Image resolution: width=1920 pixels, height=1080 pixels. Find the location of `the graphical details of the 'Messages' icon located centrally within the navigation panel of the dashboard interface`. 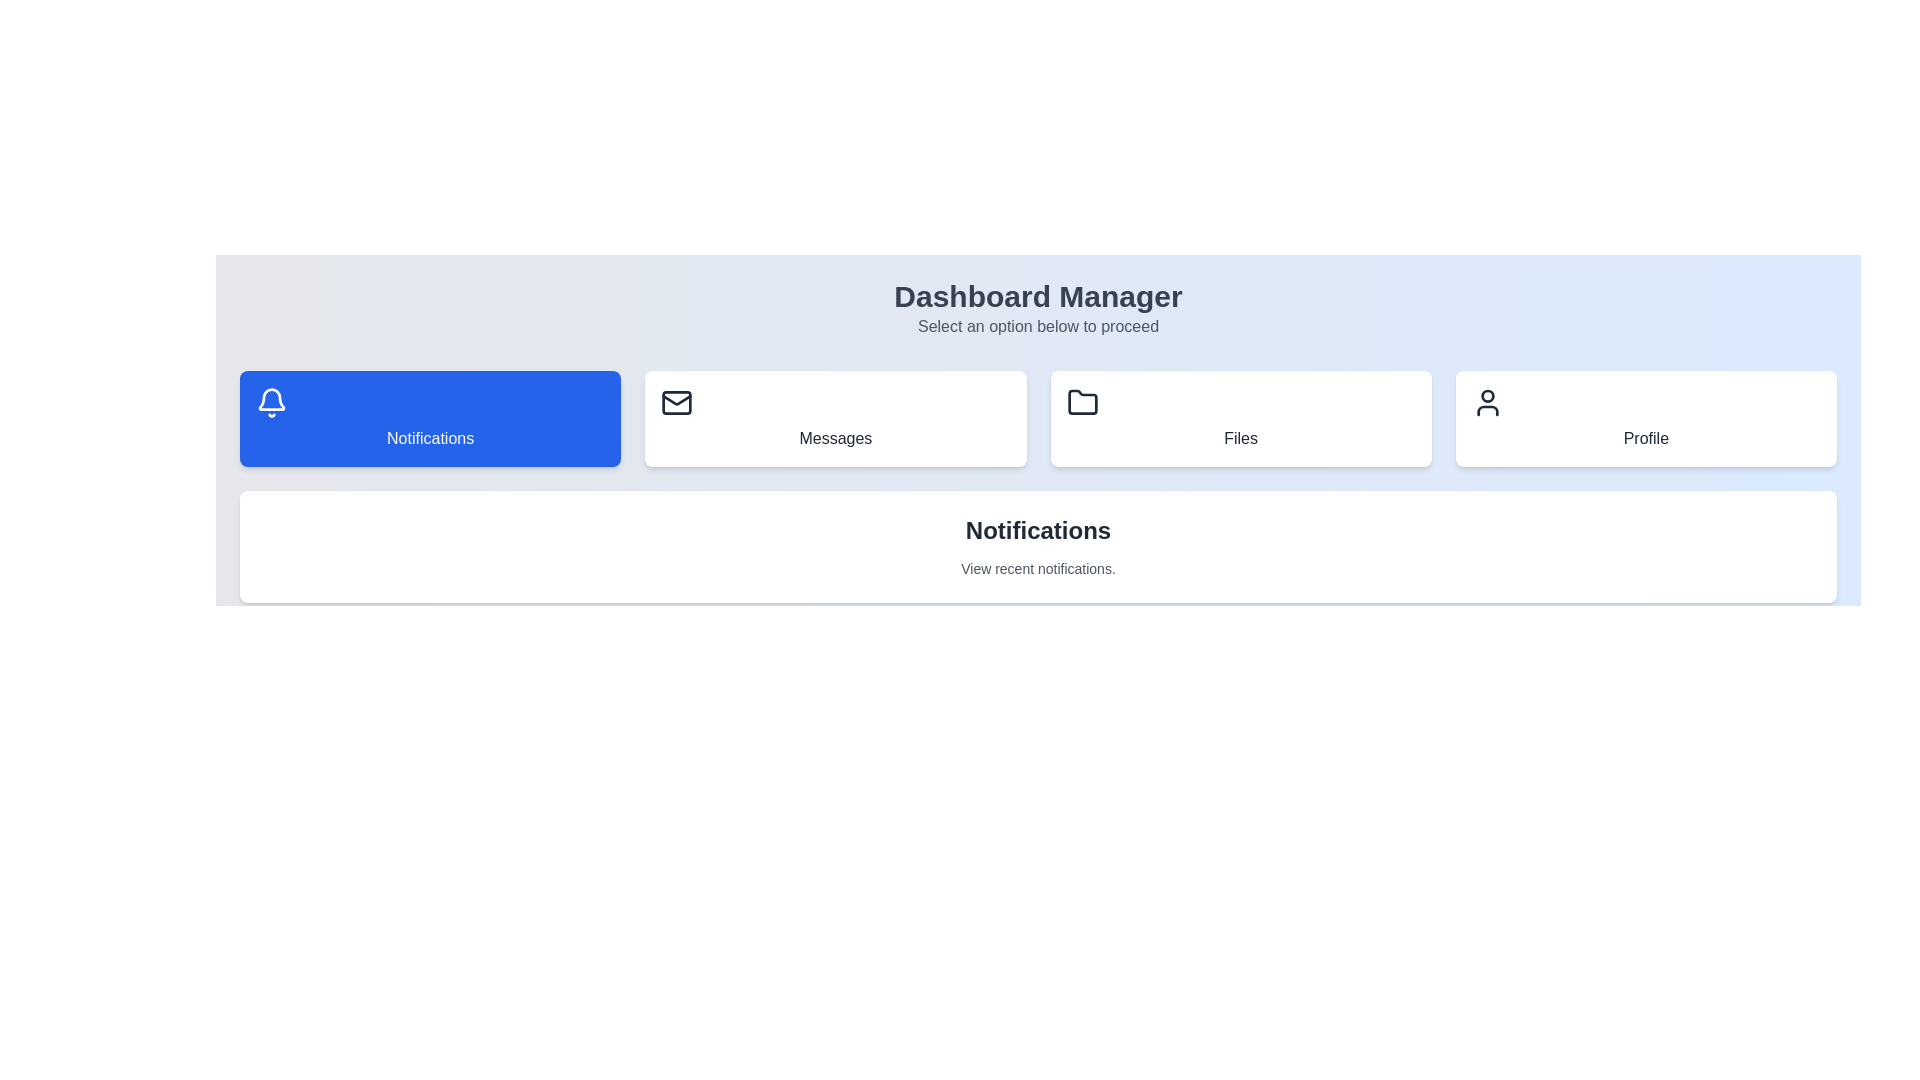

the graphical details of the 'Messages' icon located centrally within the navigation panel of the dashboard interface is located at coordinates (677, 400).